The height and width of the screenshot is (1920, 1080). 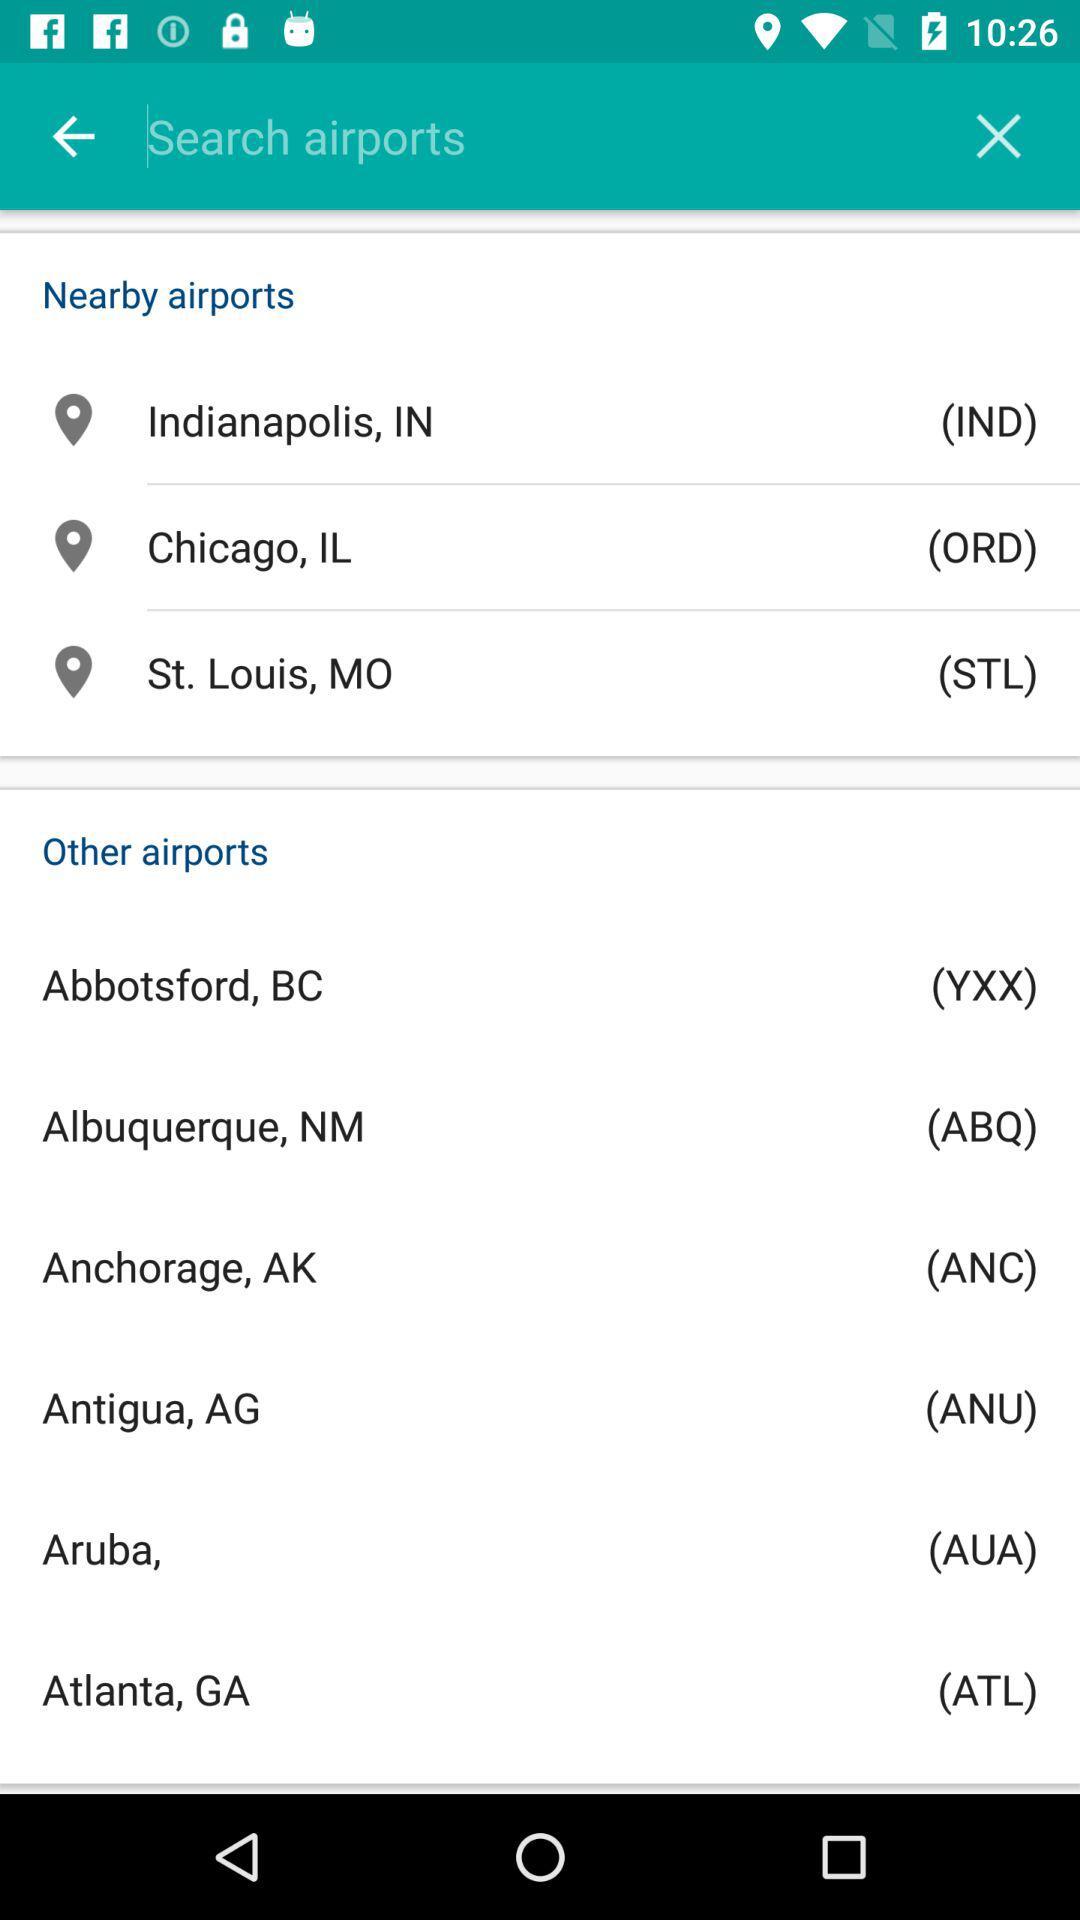 What do you see at coordinates (998, 135) in the screenshot?
I see `the item above nearby airports icon` at bounding box center [998, 135].